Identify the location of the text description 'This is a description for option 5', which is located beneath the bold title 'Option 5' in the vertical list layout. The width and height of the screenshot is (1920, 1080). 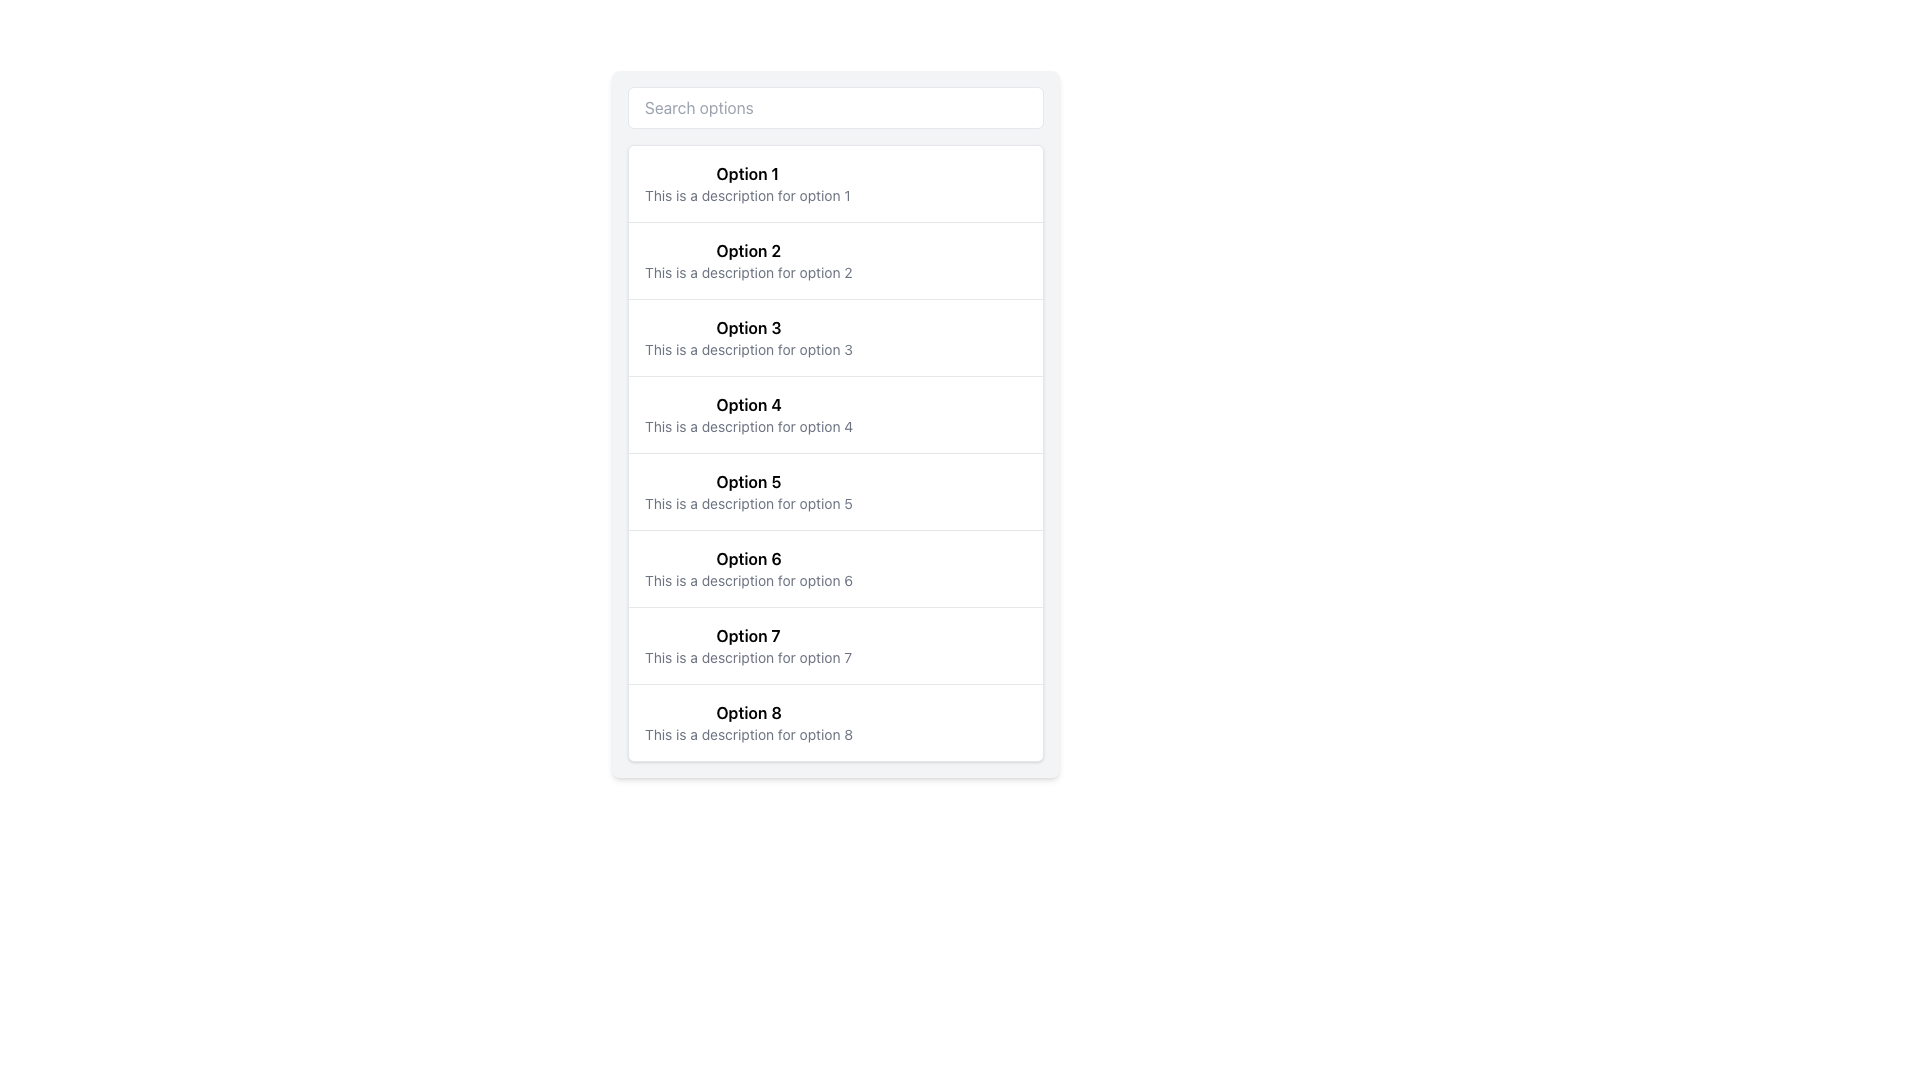
(747, 503).